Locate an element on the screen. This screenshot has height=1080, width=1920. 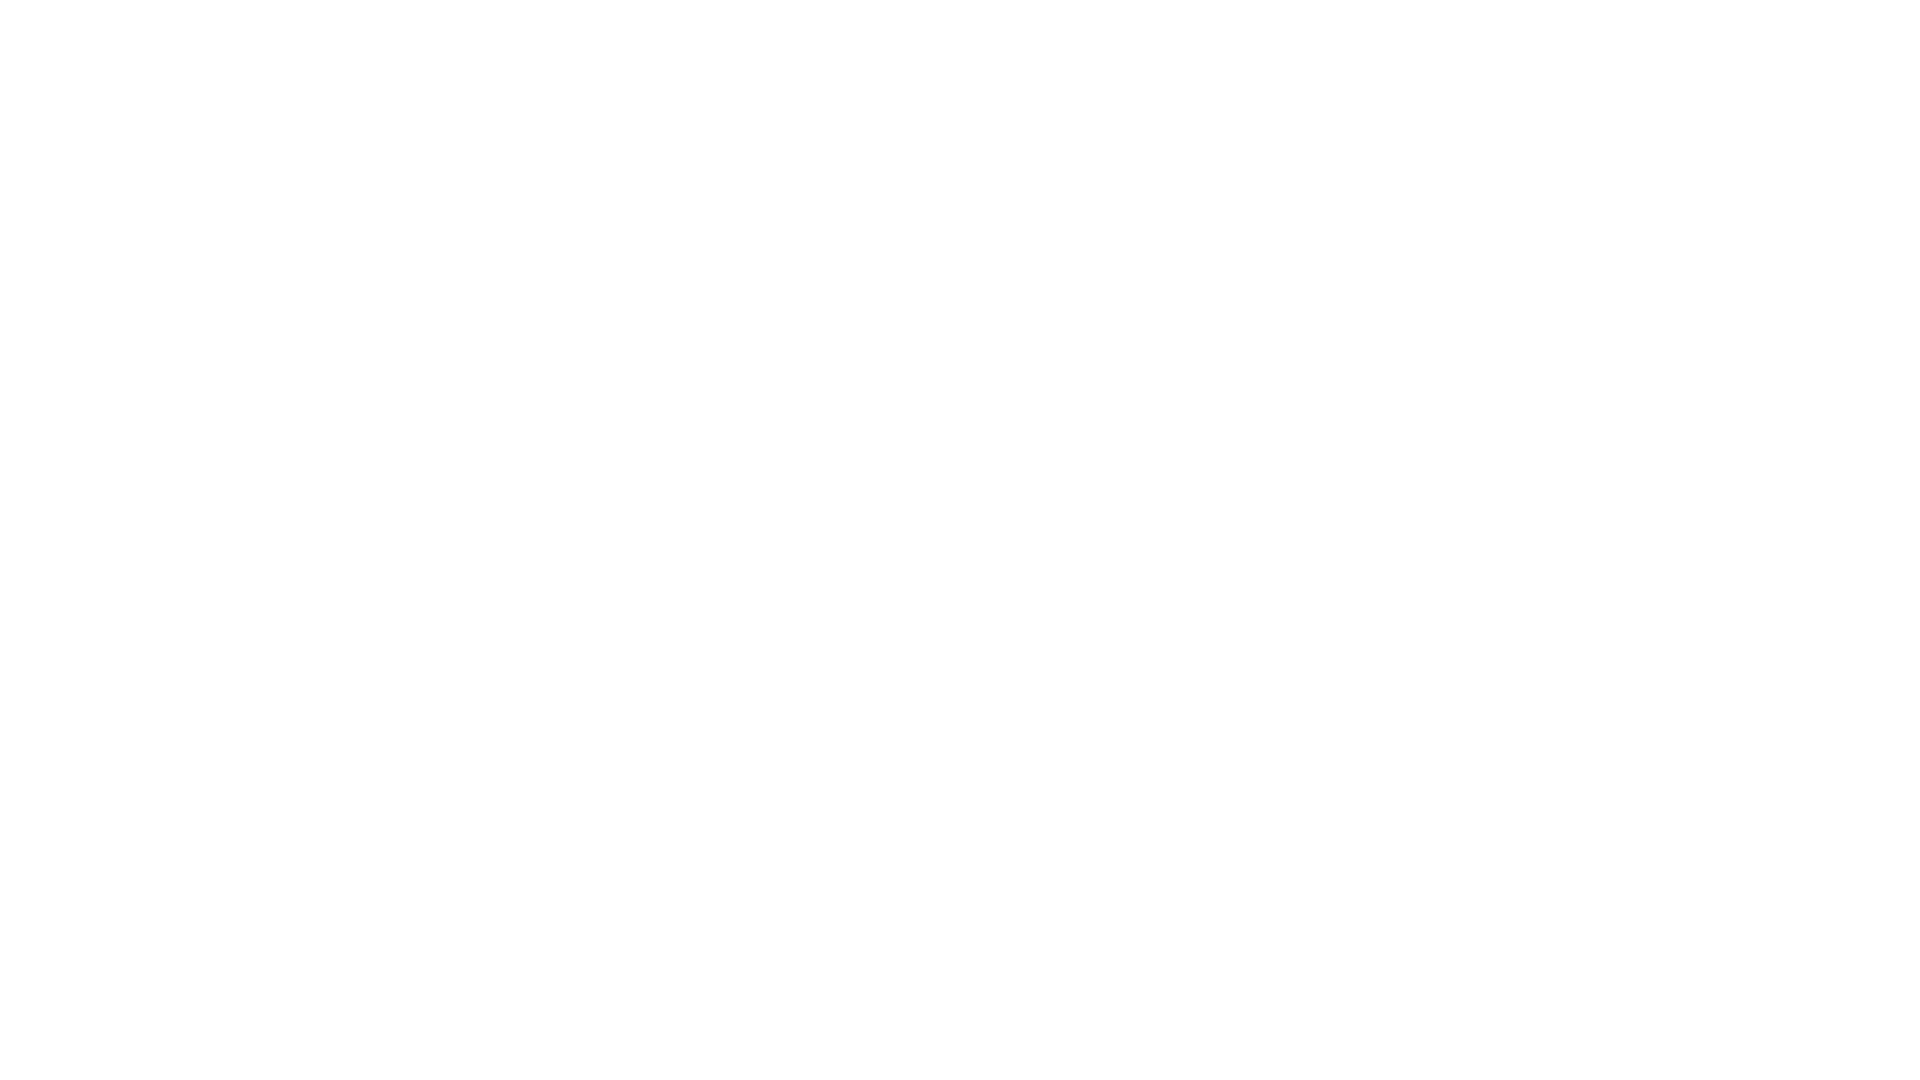
About is located at coordinates (862, 27).